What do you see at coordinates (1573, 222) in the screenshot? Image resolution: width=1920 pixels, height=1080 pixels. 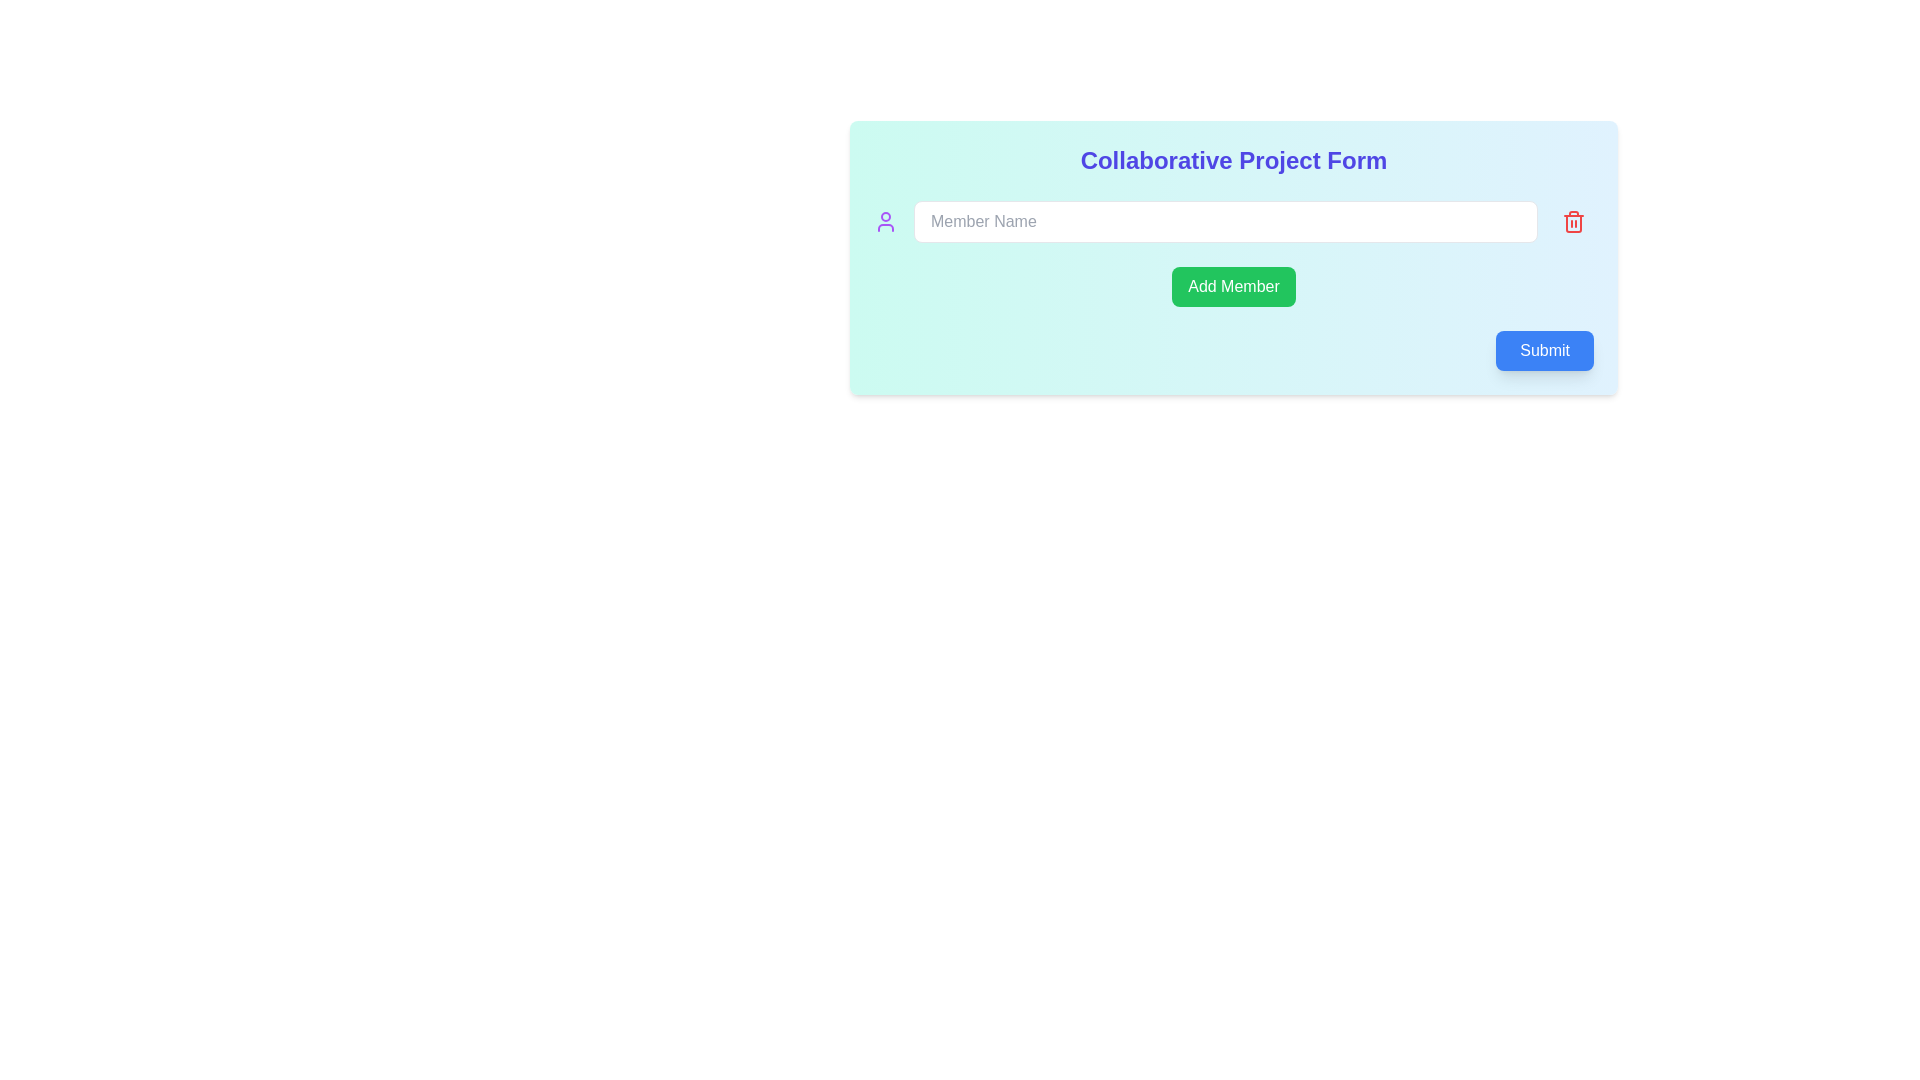 I see `the delete icon located to the right of the 'Member Name' text input field in the 'Collaborative Project Form'` at bounding box center [1573, 222].